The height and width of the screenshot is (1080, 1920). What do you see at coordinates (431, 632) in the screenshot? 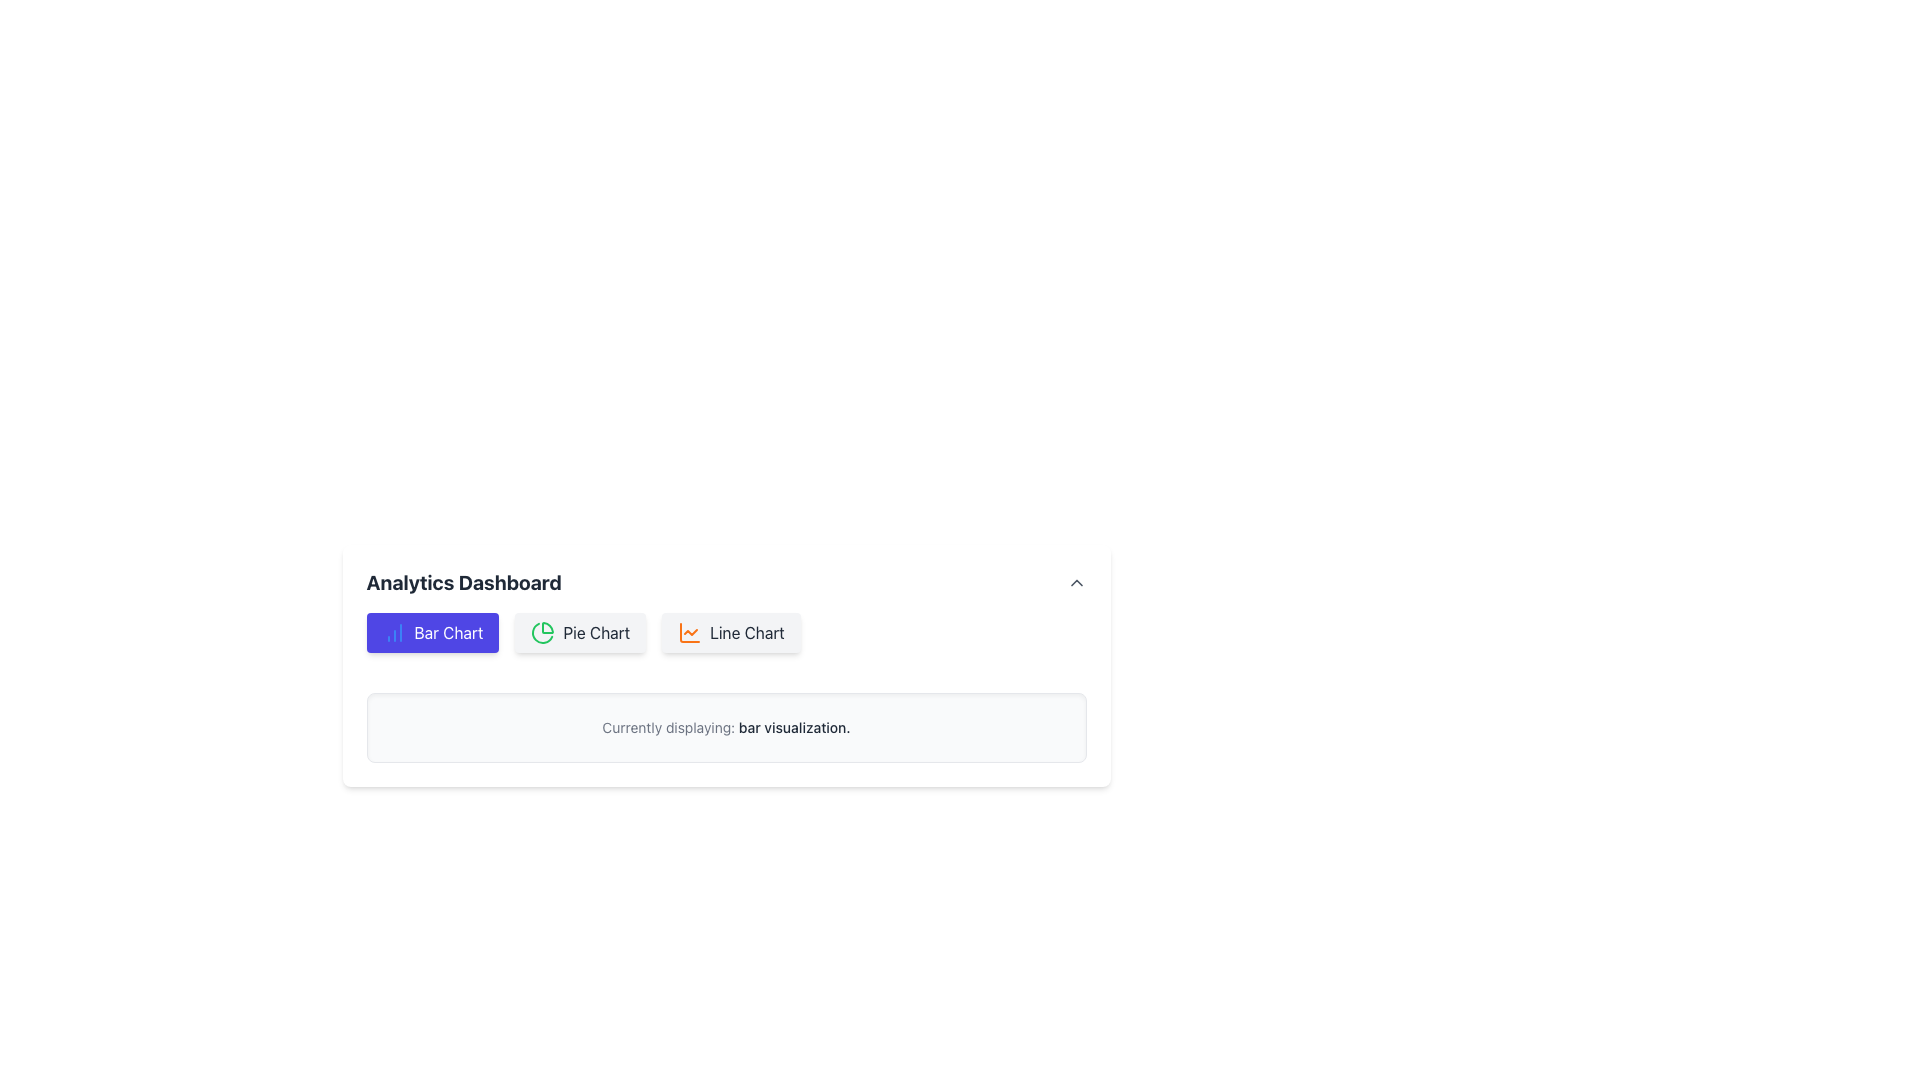
I see `the 'Bar Chart' button, which has a blue background and white text` at bounding box center [431, 632].